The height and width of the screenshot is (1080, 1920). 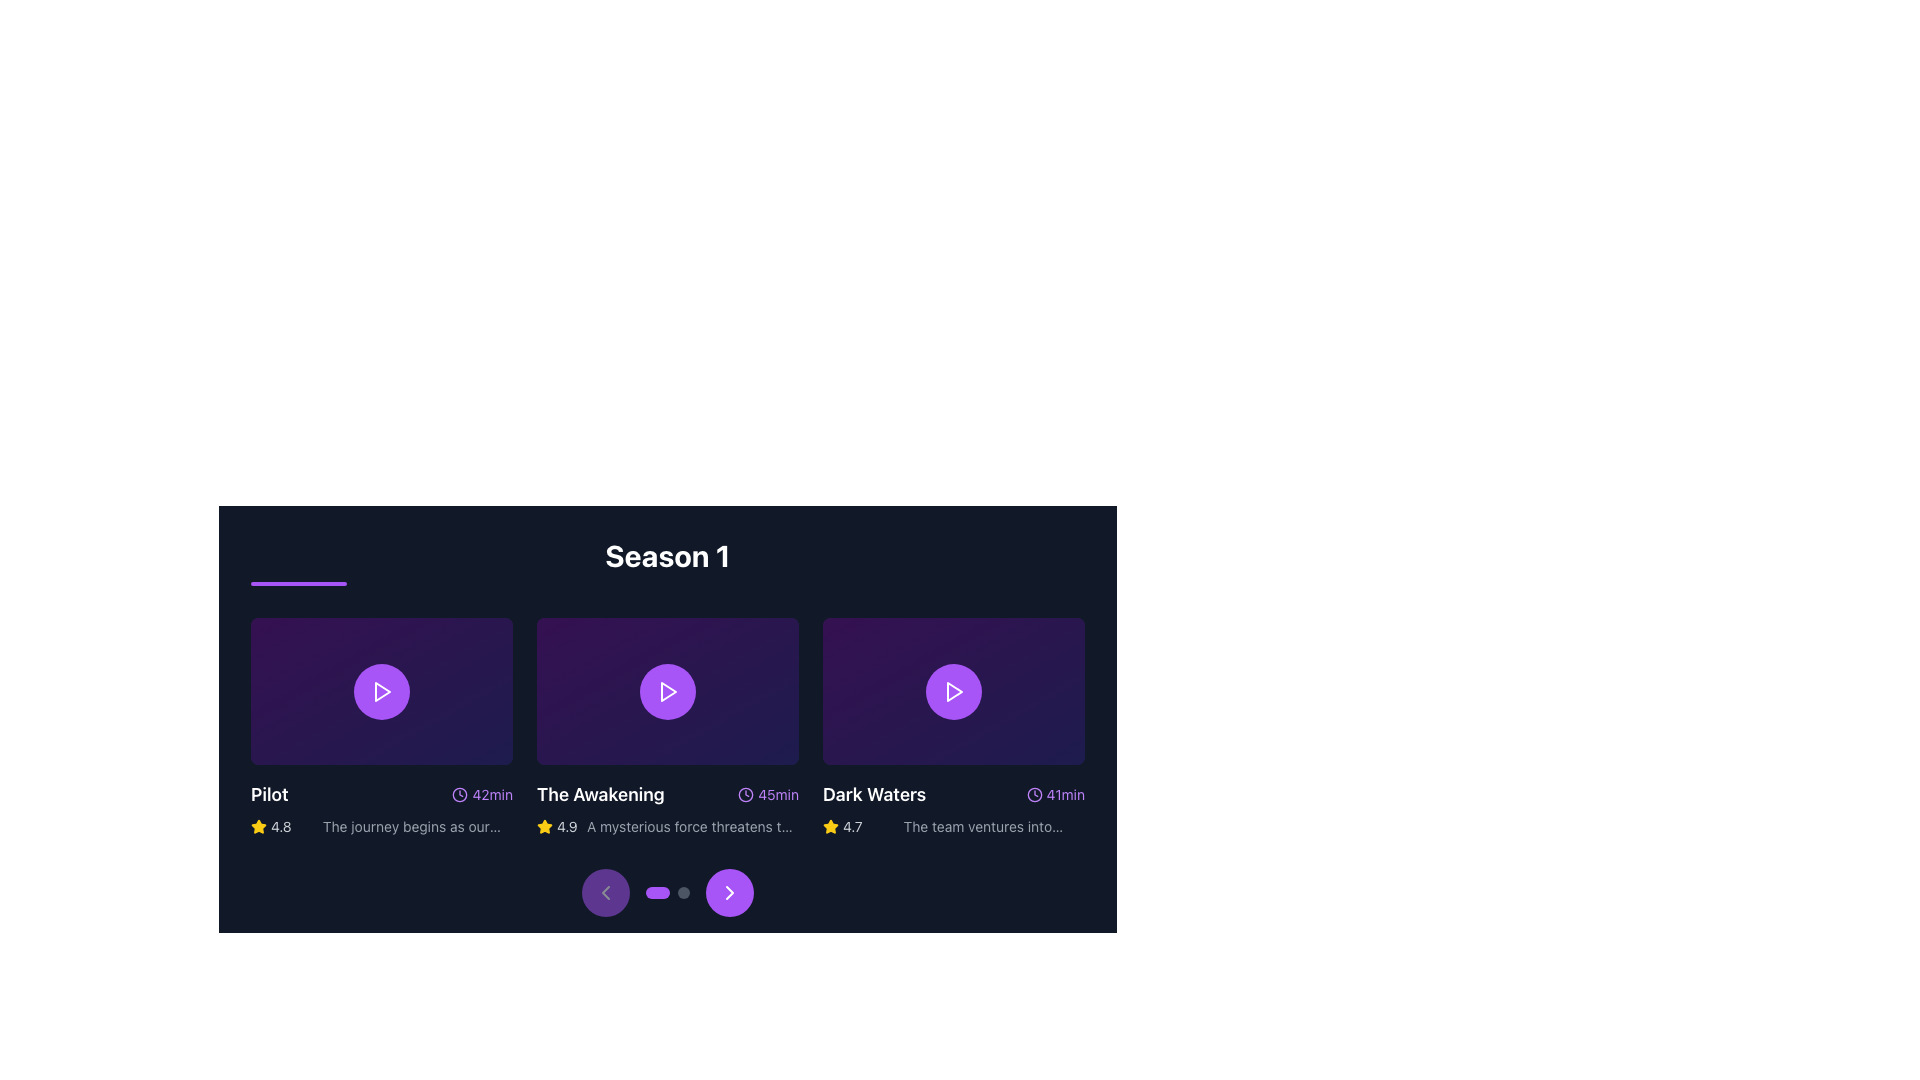 What do you see at coordinates (667, 892) in the screenshot?
I see `the left arrow of the slider navigation control located below the 'Season 1' video grid to move left` at bounding box center [667, 892].